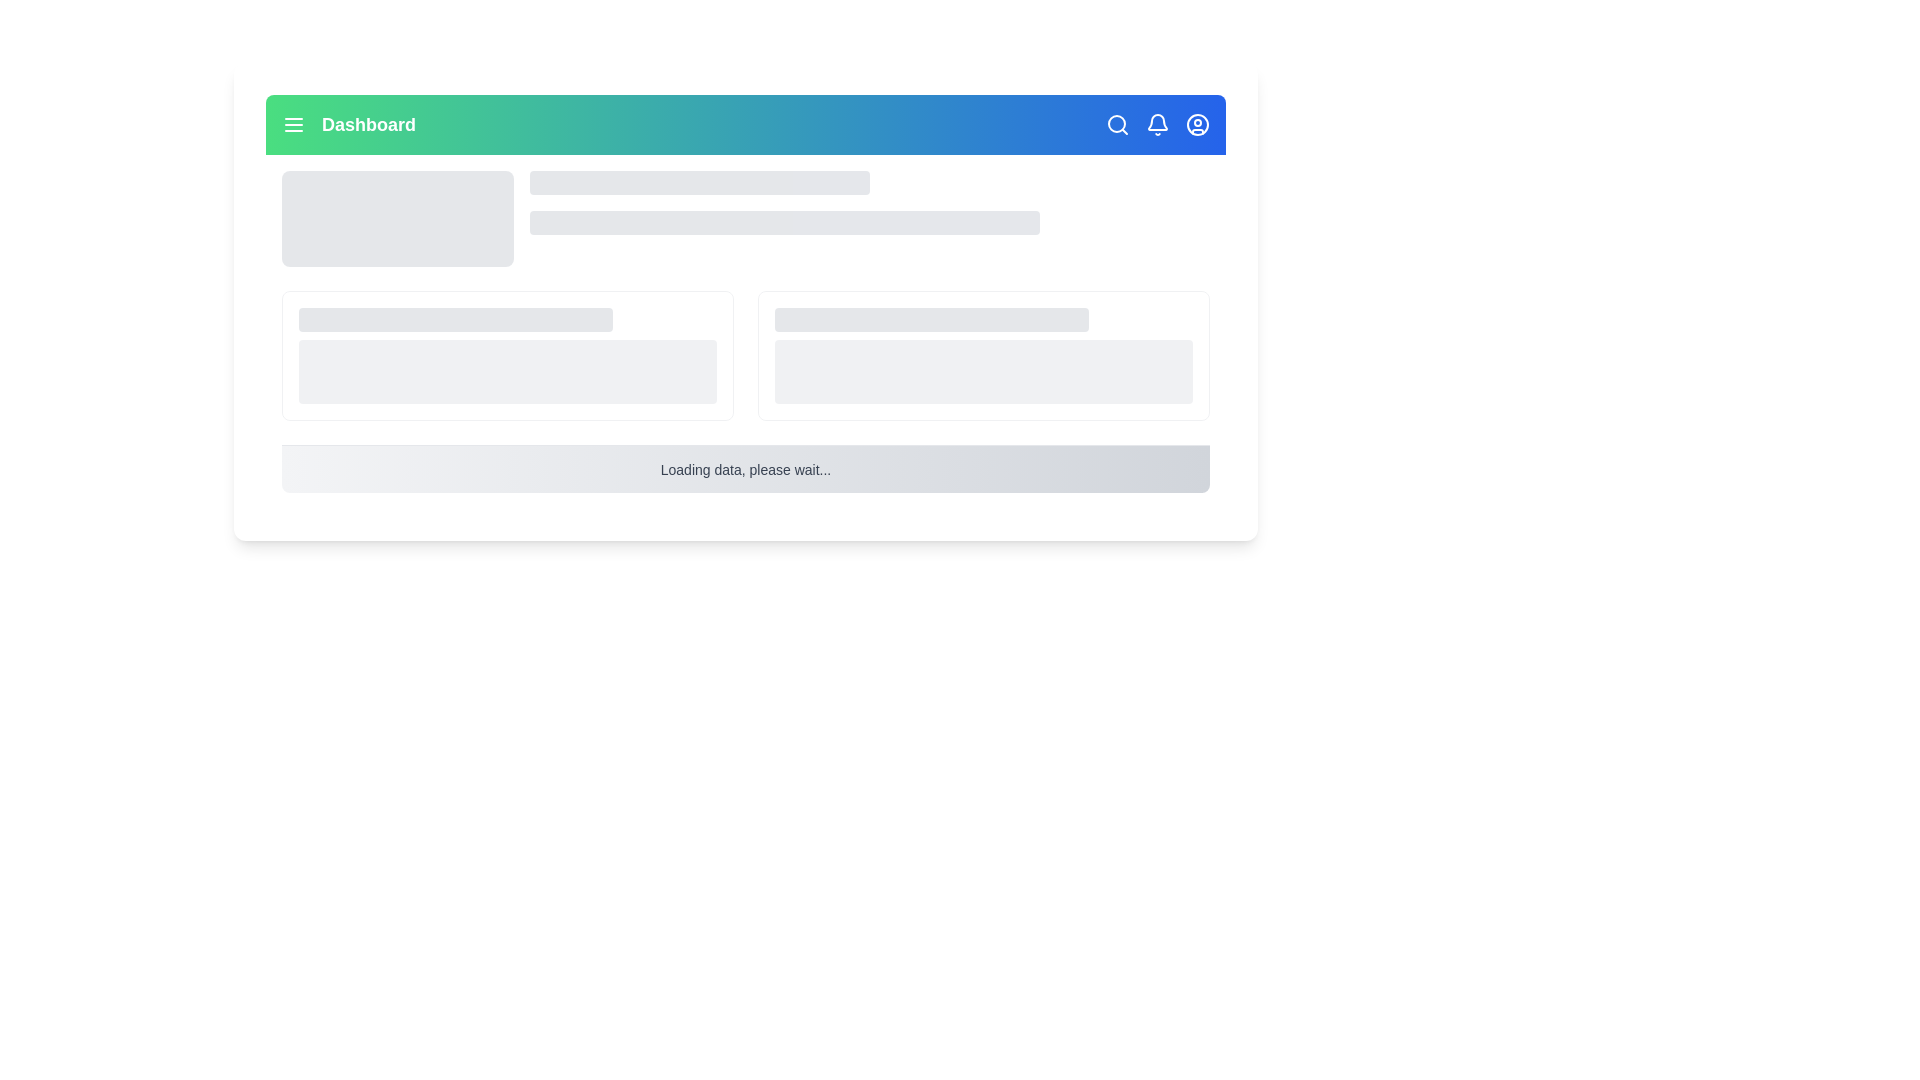 This screenshot has width=1920, height=1080. What do you see at coordinates (369, 124) in the screenshot?
I see `the 'Dashboard' text label, which is a bold, larger white font against a gradient green-to-blue background, located centrally in the header section` at bounding box center [369, 124].